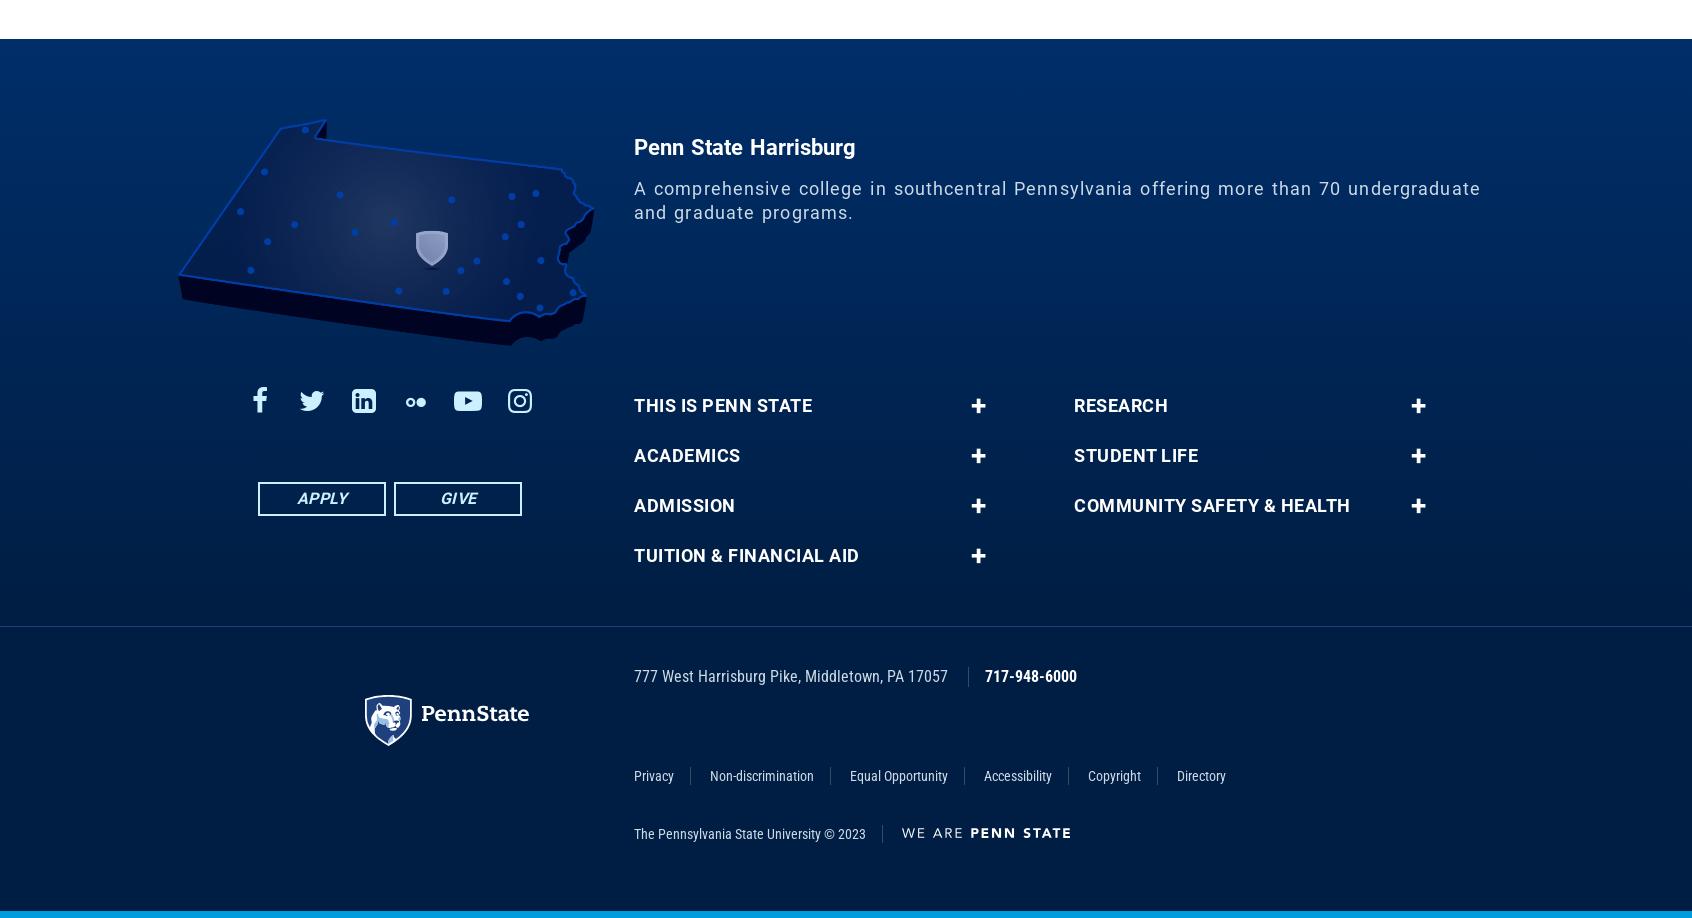 This screenshot has width=1692, height=918. Describe the element at coordinates (928, 690) in the screenshot. I see `'17057'` at that location.